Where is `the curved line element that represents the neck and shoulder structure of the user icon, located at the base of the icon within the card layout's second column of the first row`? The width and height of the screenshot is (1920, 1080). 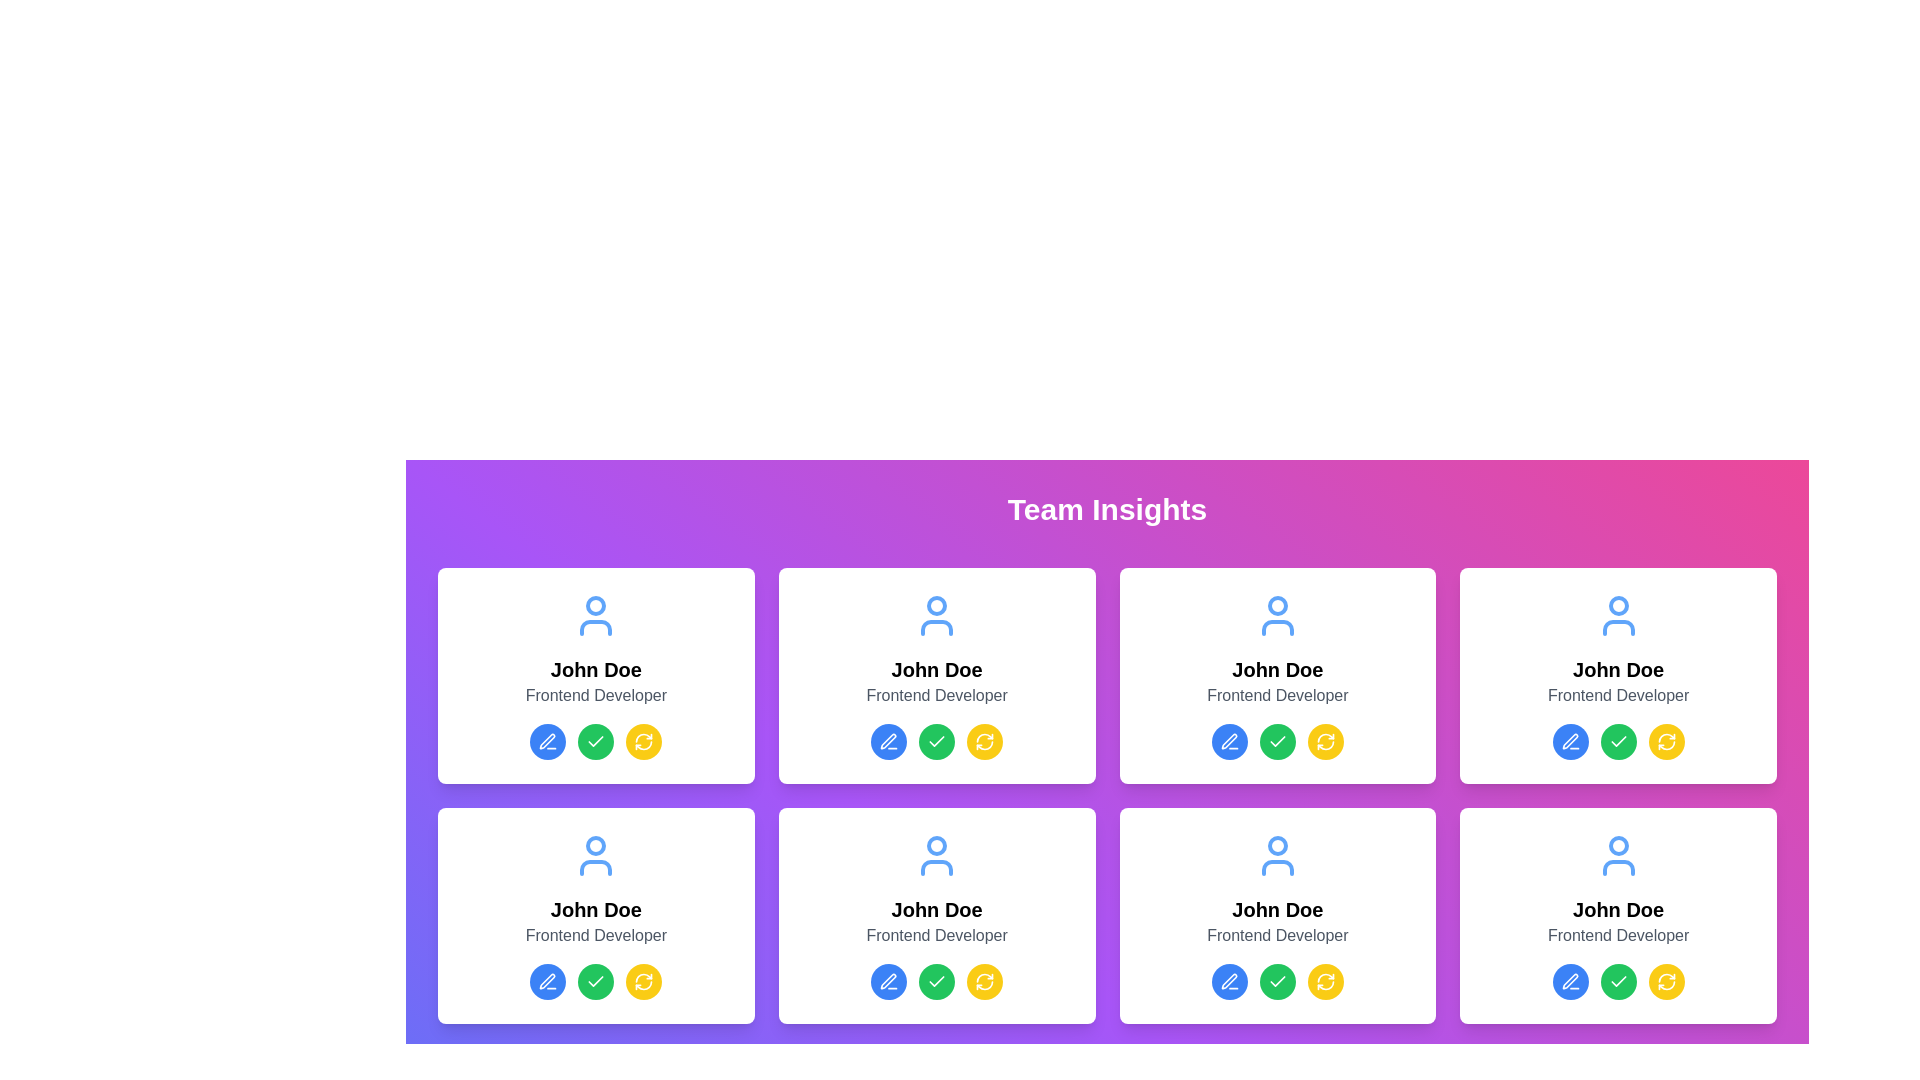
the curved line element that represents the neck and shoulder structure of the user icon, located at the base of the icon within the card layout's second column of the first row is located at coordinates (936, 627).